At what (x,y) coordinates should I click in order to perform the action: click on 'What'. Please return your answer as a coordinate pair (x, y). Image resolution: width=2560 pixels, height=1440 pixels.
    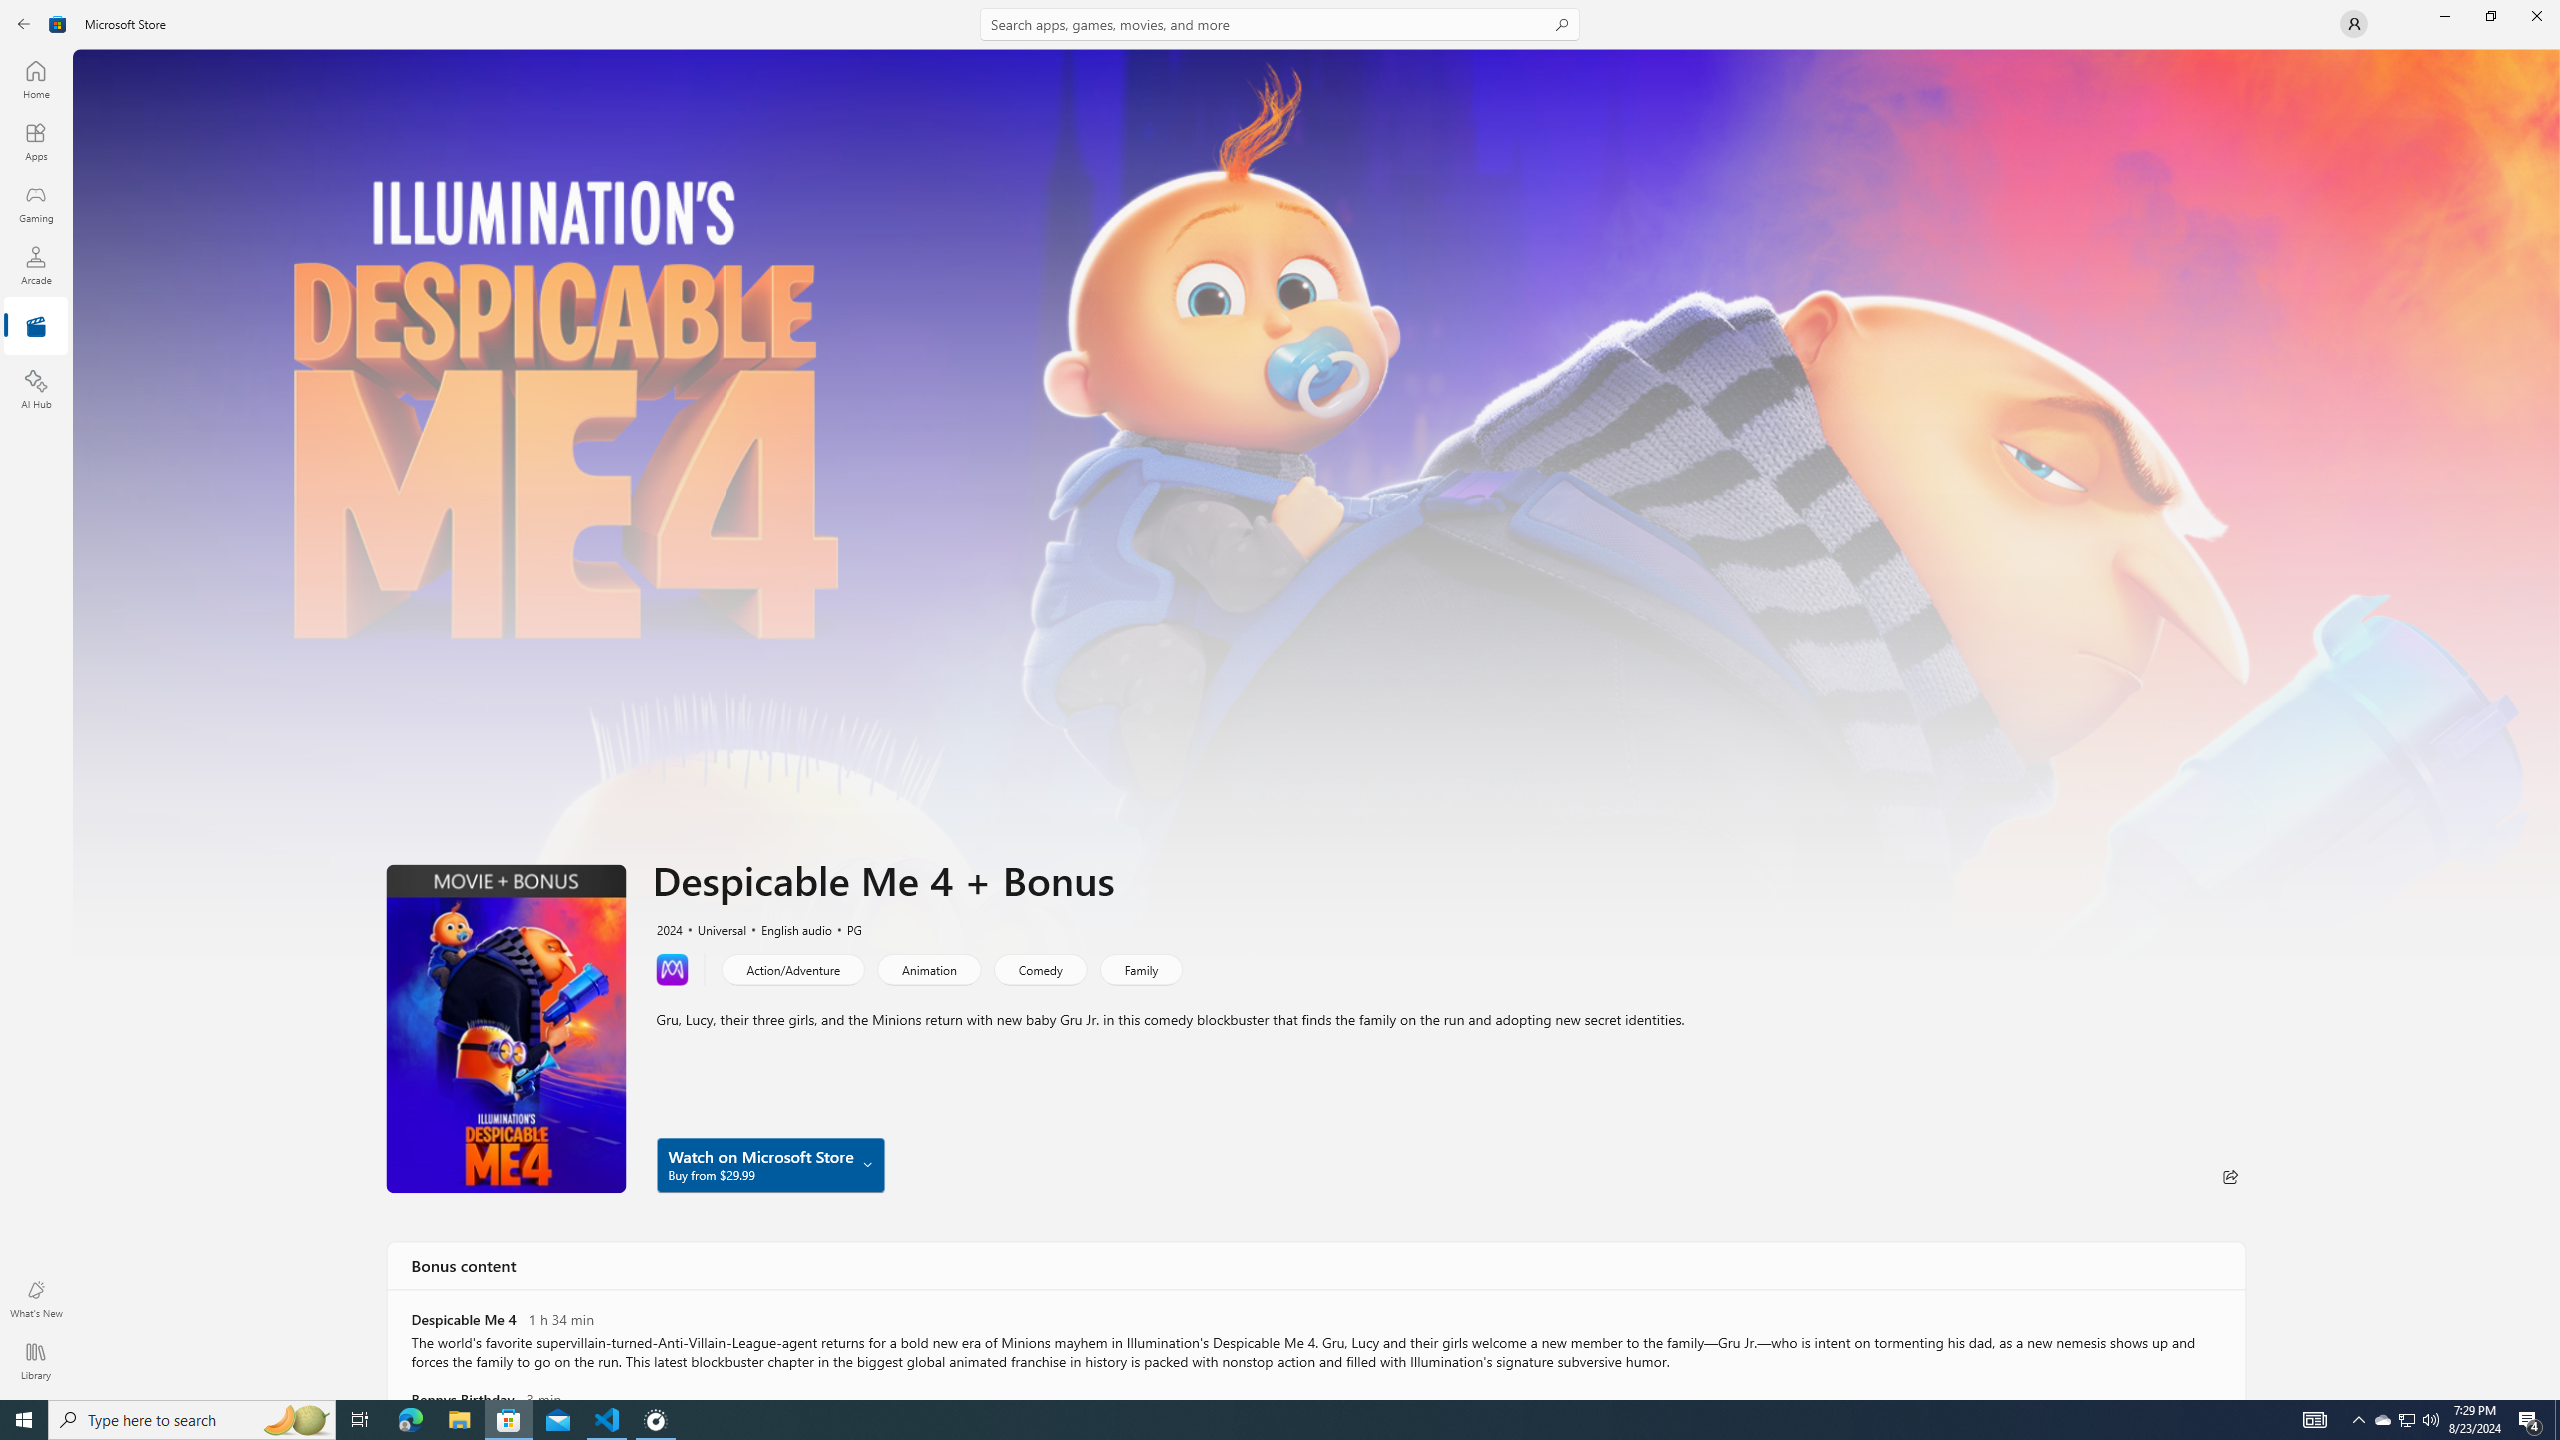
    Looking at the image, I should click on (34, 1298).